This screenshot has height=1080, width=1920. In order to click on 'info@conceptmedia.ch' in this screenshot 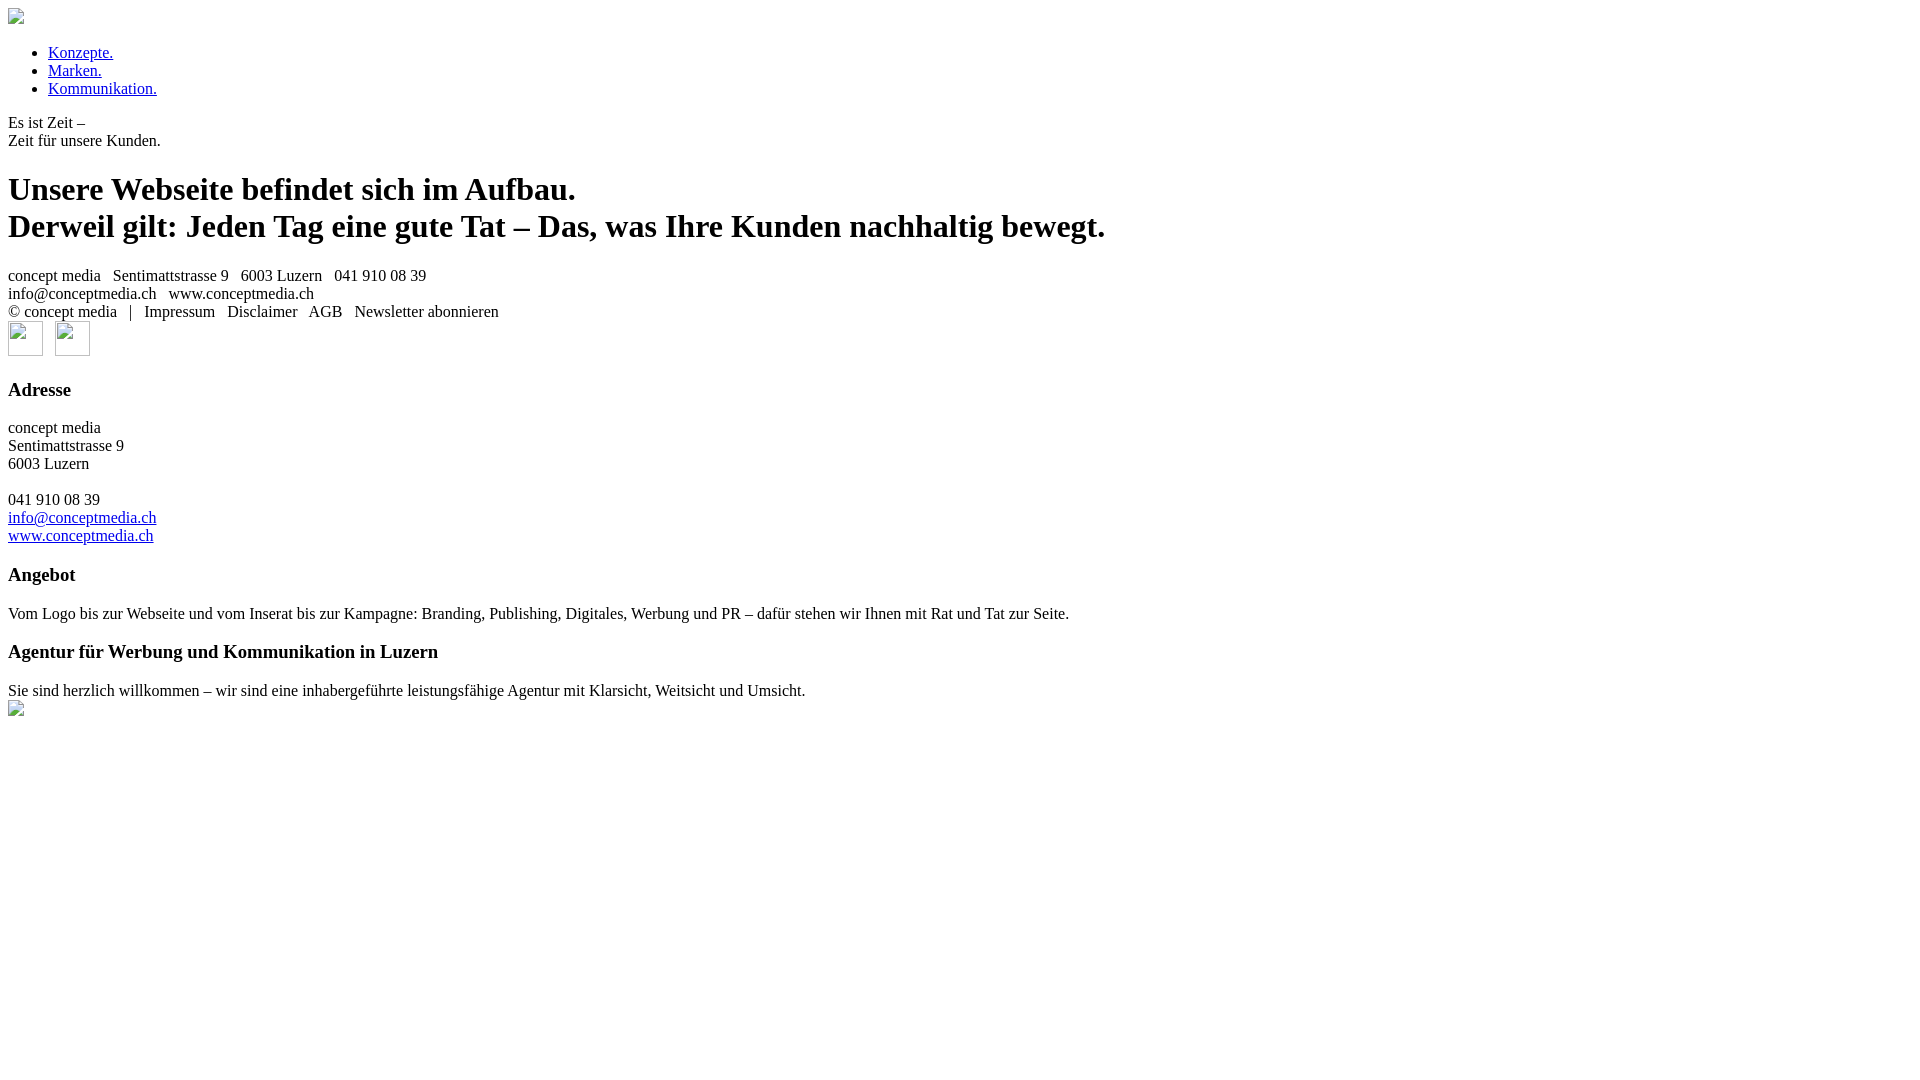, I will do `click(8, 516)`.